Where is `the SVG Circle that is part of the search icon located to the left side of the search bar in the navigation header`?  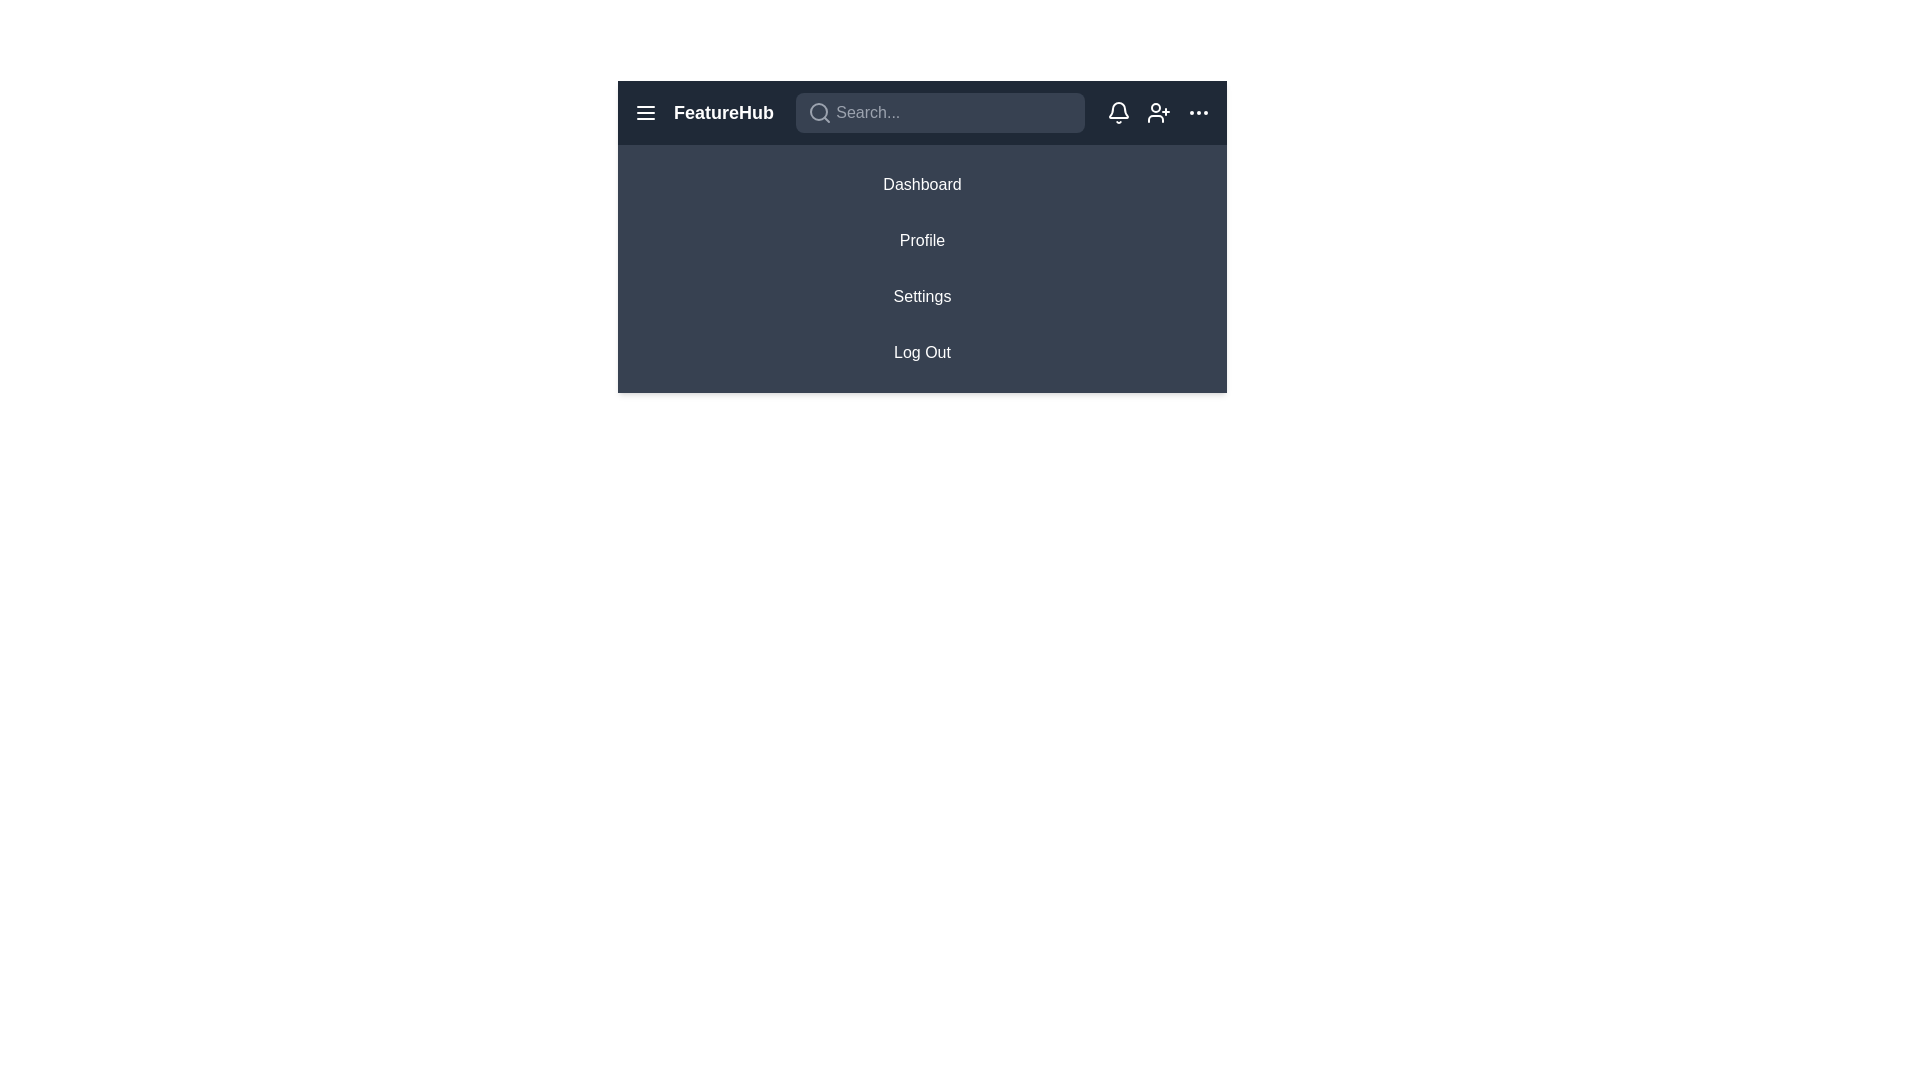
the SVG Circle that is part of the search icon located to the left side of the search bar in the navigation header is located at coordinates (819, 111).